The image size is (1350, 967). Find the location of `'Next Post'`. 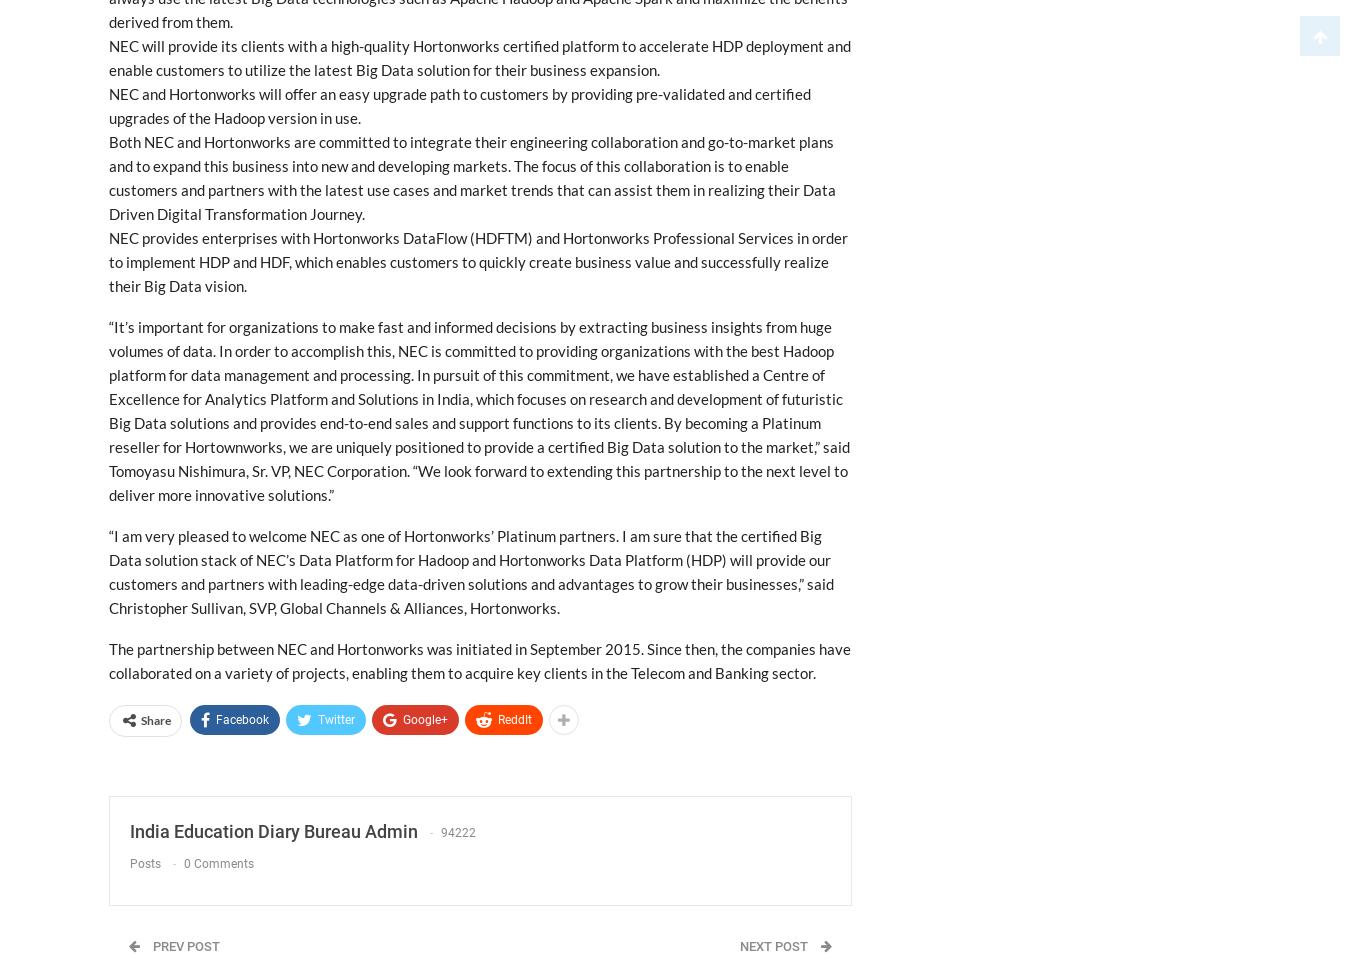

'Next Post' is located at coordinates (773, 945).